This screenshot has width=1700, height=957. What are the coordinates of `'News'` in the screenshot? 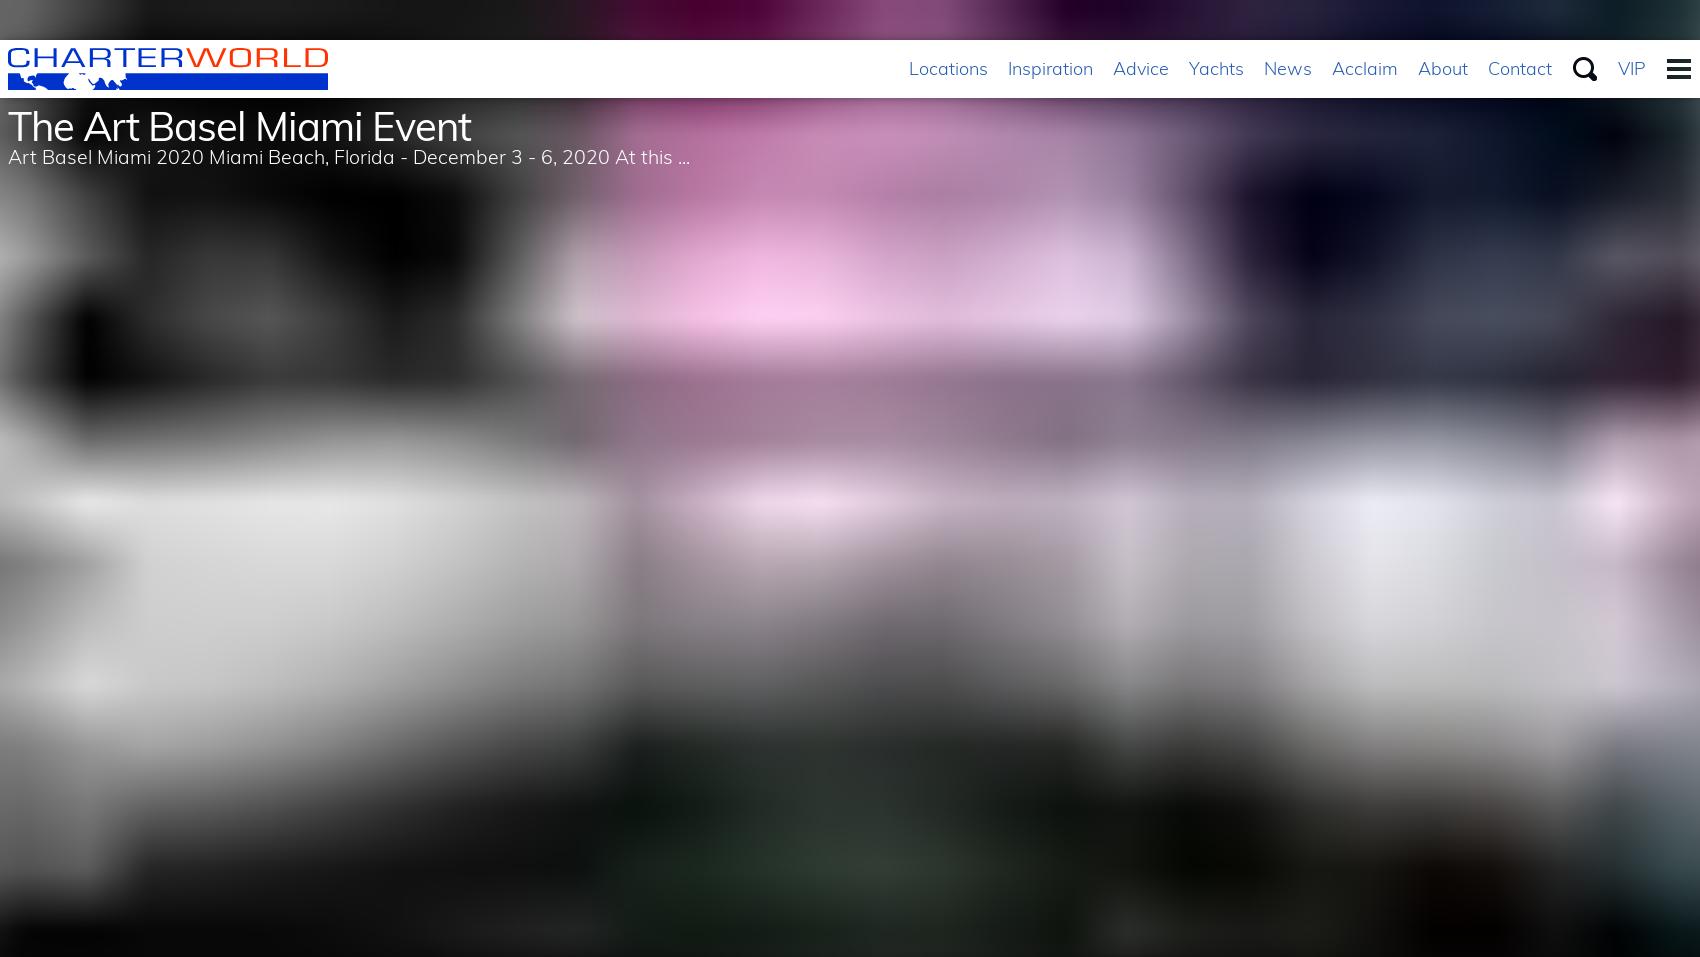 It's located at (1287, 67).